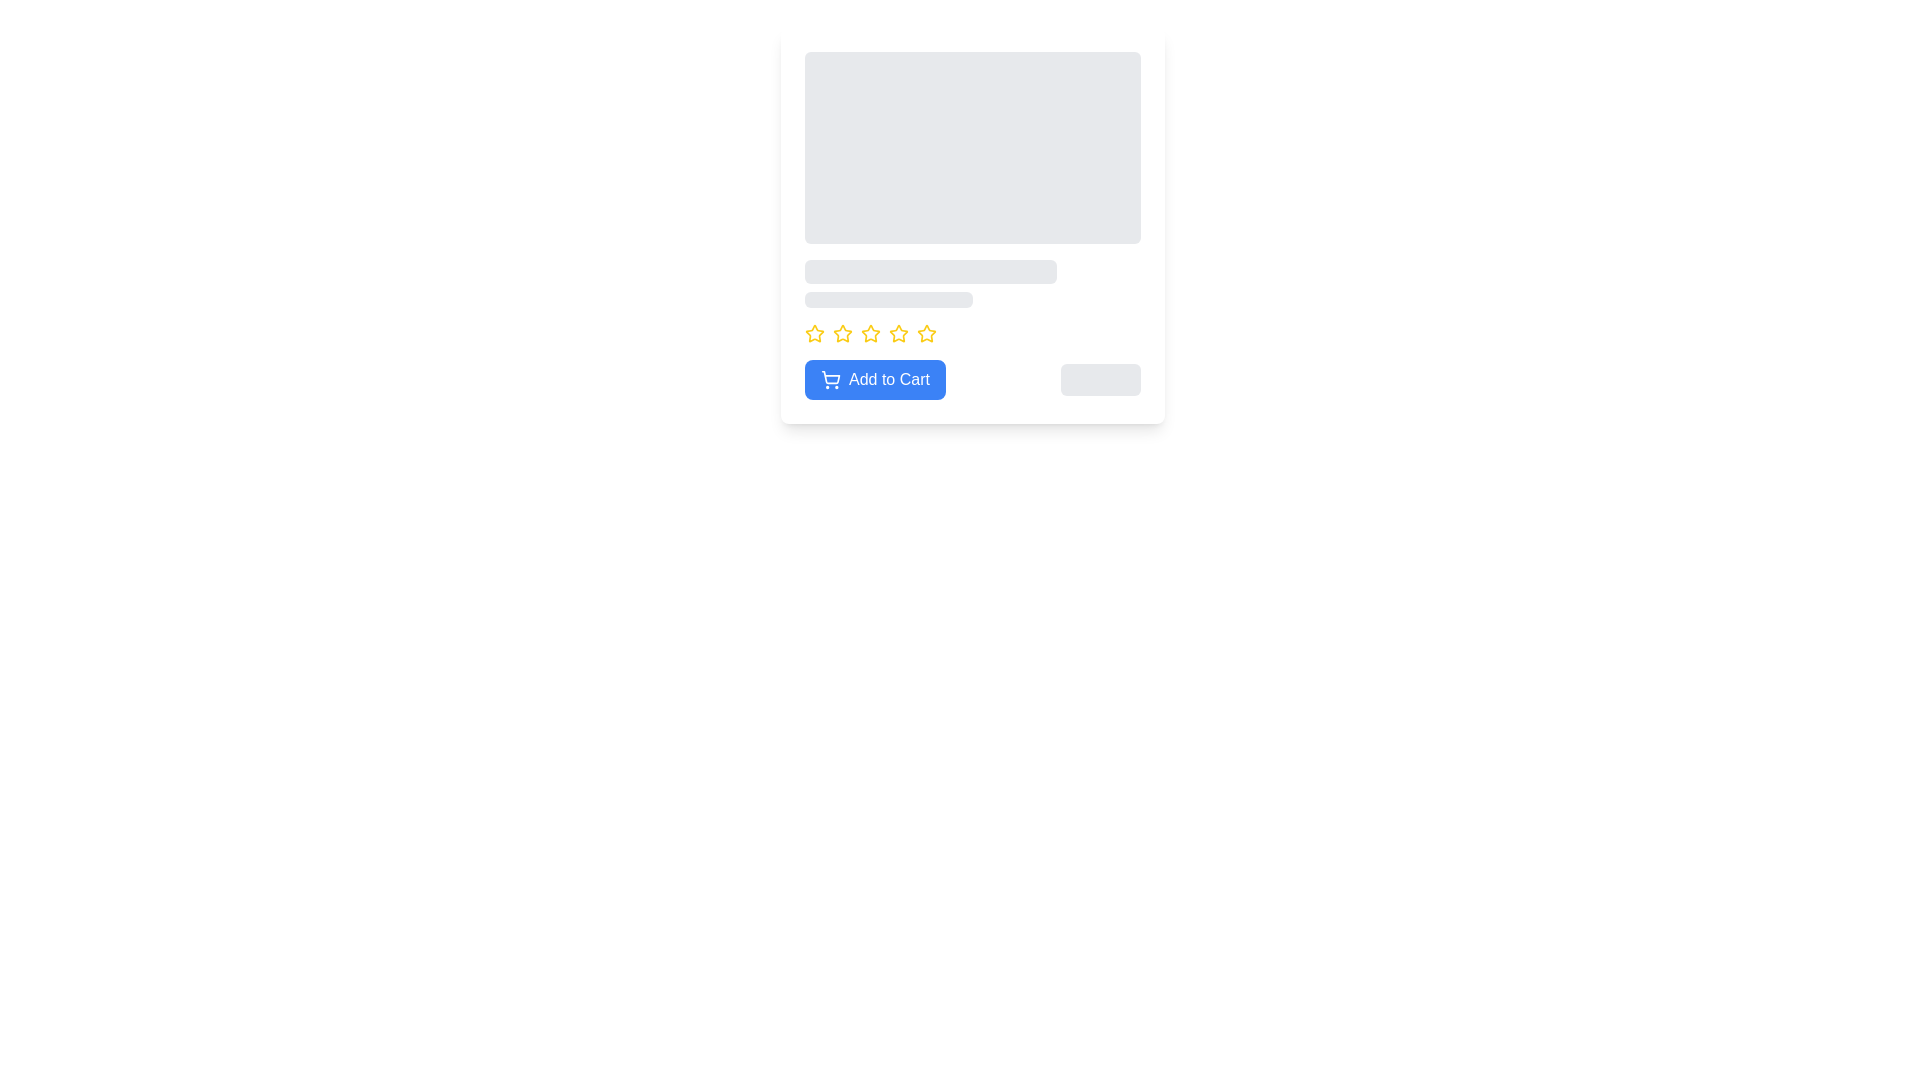 The height and width of the screenshot is (1080, 1920). Describe the element at coordinates (815, 333) in the screenshot. I see `on the first star icon, which represents the rating feature for the product` at that location.